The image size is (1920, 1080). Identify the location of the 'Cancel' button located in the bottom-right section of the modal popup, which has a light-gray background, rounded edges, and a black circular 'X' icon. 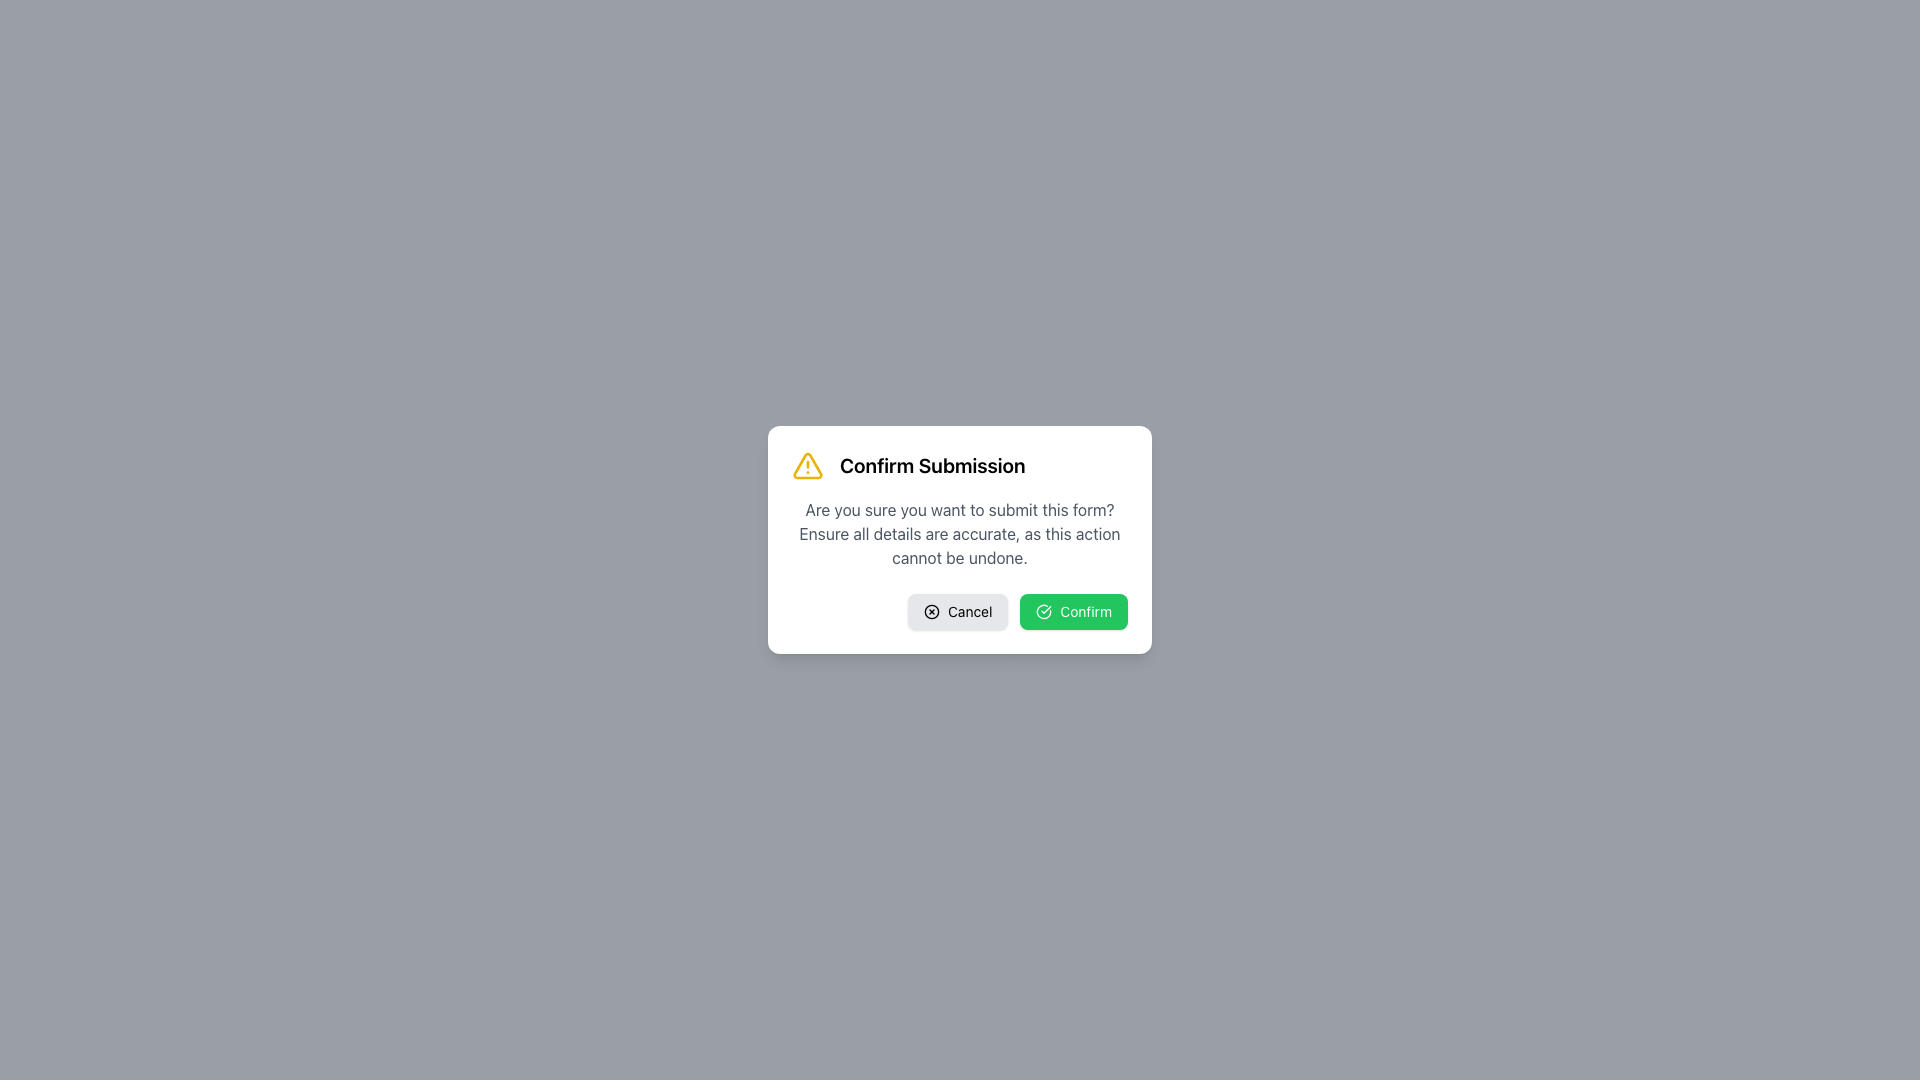
(957, 611).